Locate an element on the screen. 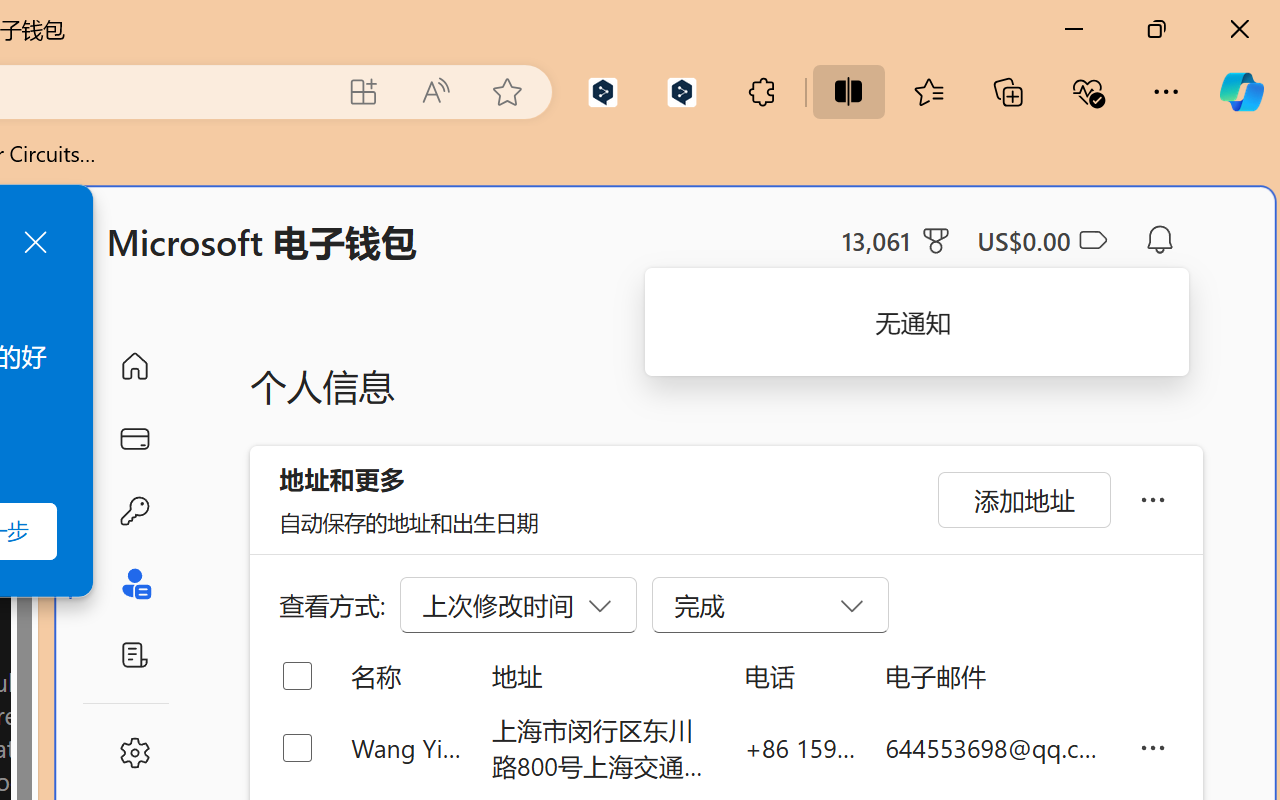 Image resolution: width=1280 pixels, height=800 pixels. 'Copilot (Ctrl+Shift+.)' is located at coordinates (1240, 91).